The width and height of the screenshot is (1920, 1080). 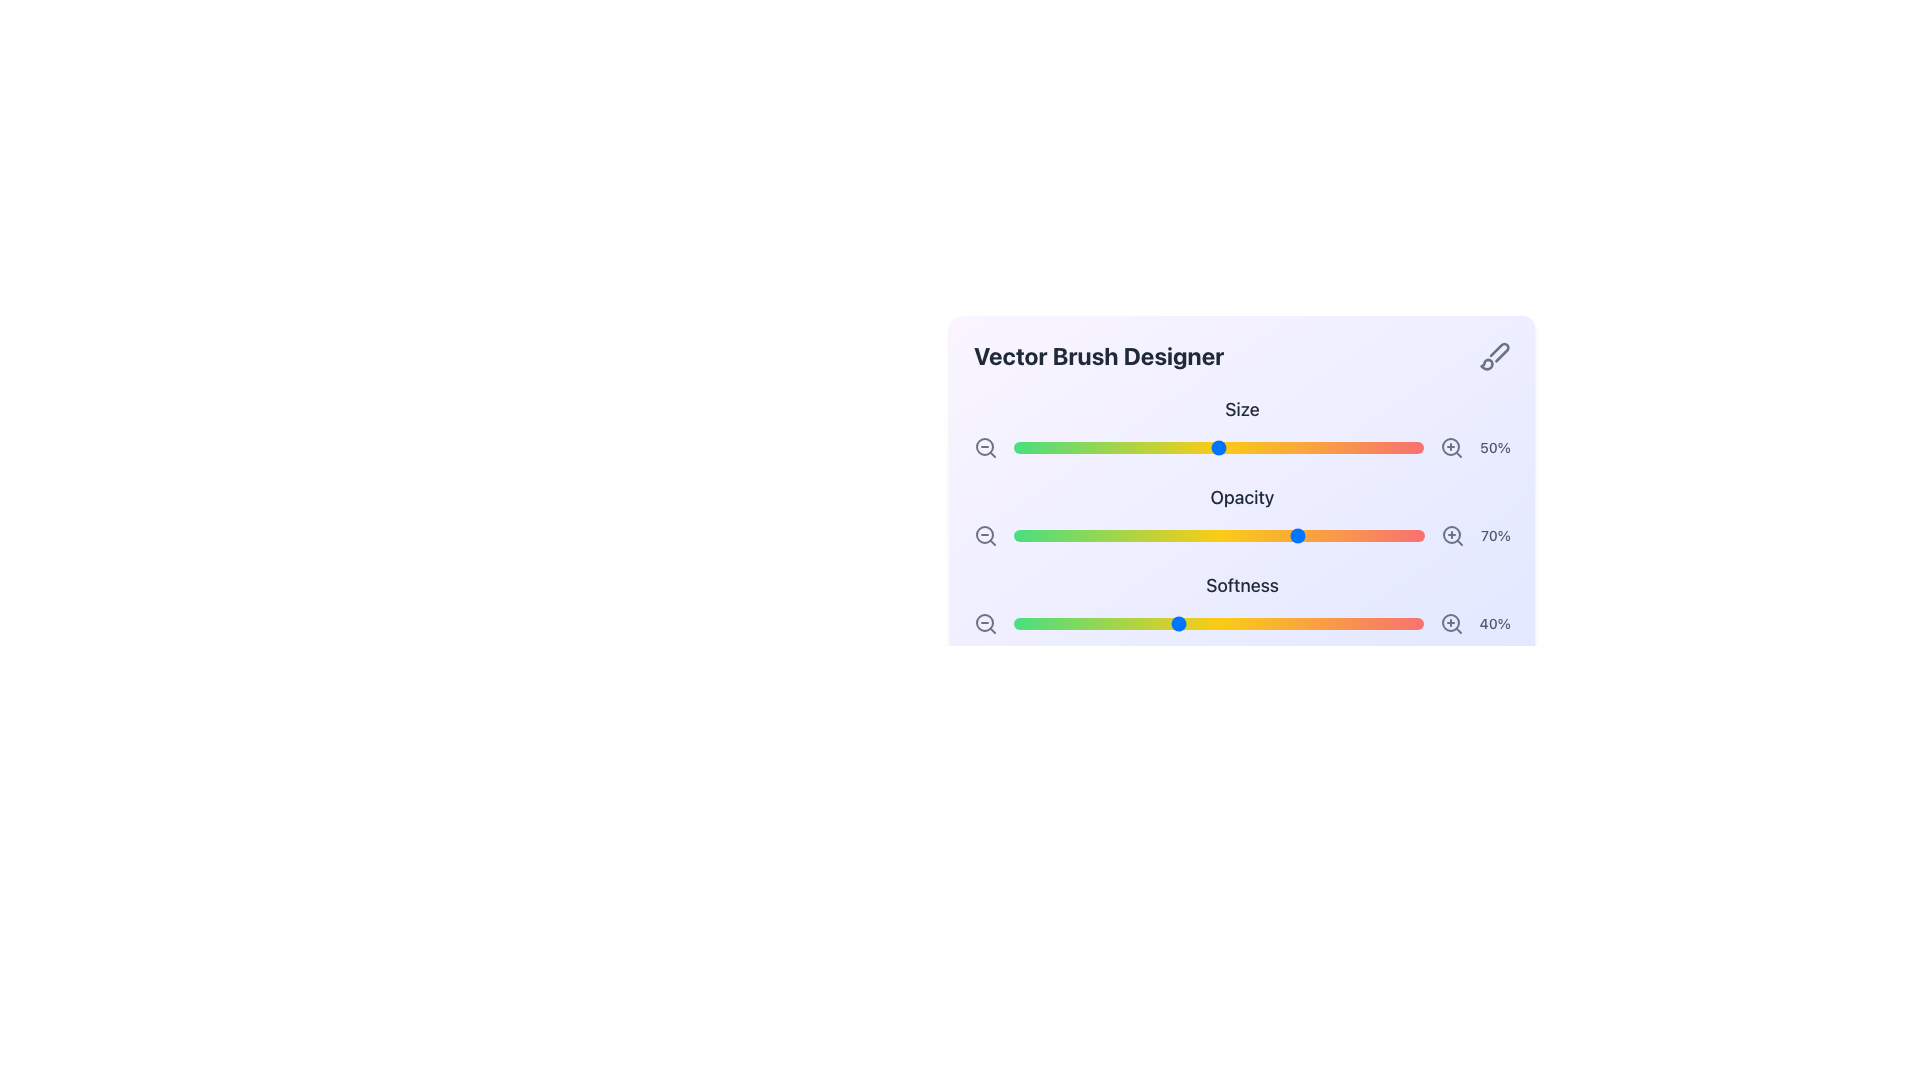 I want to click on softness, so click(x=1149, y=623).